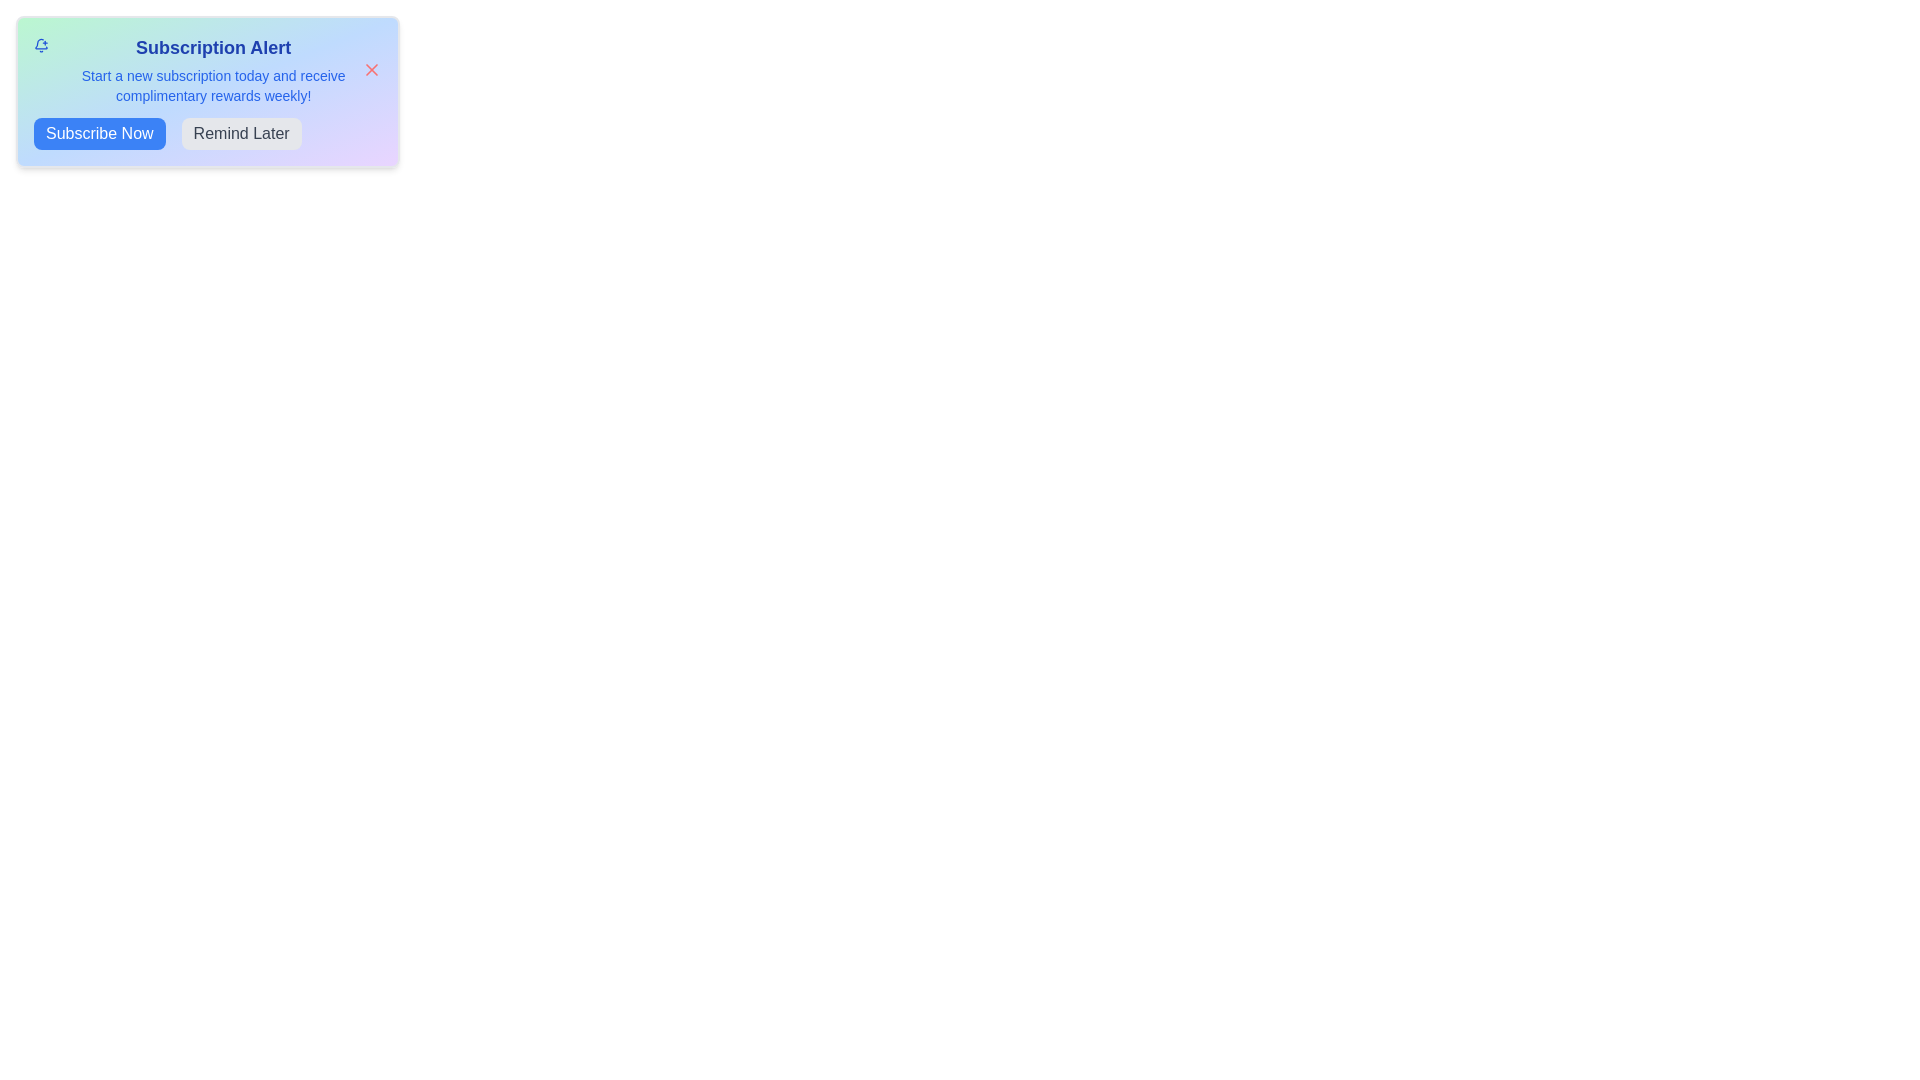 This screenshot has width=1920, height=1080. I want to click on 'Remind Later' button, so click(240, 134).